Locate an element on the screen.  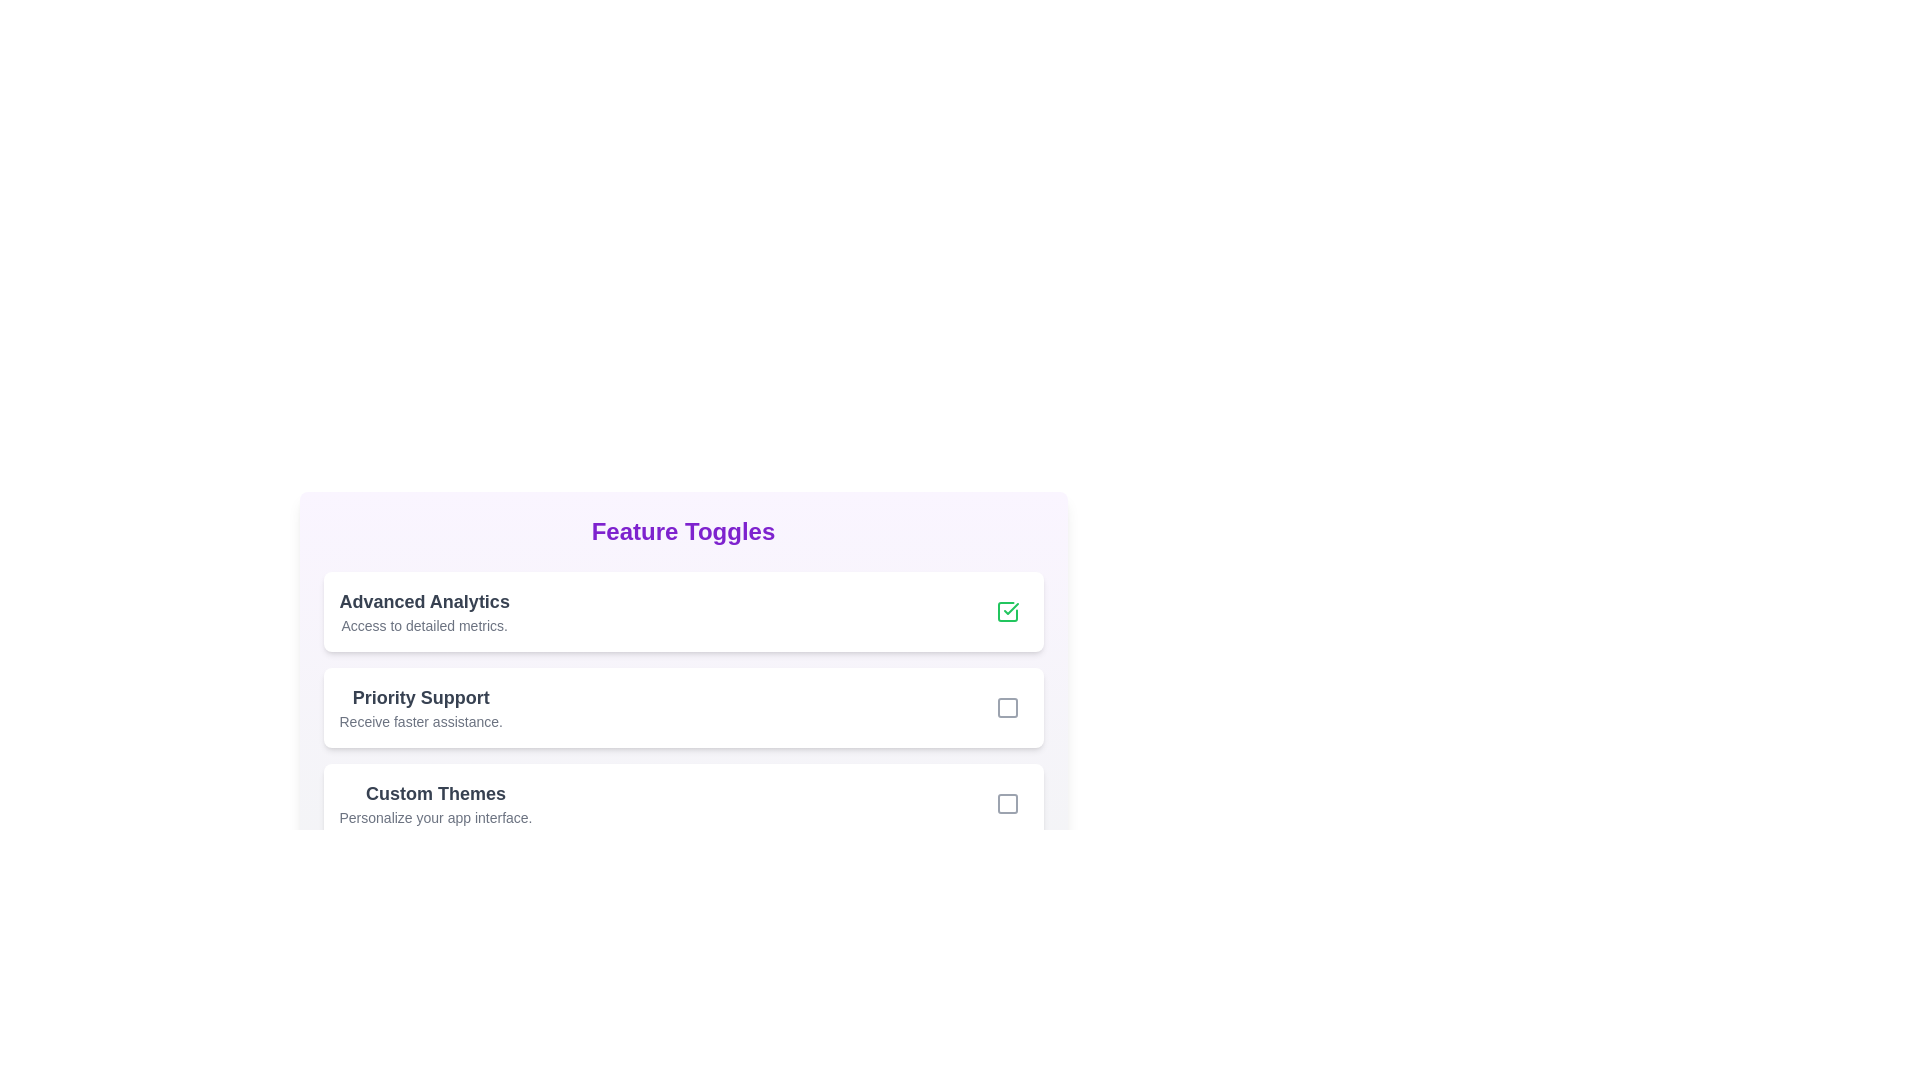
the green checkbox icon with a checkmark that represents an active state, located to the right of the 'Advanced Analytics' text is located at coordinates (1007, 611).